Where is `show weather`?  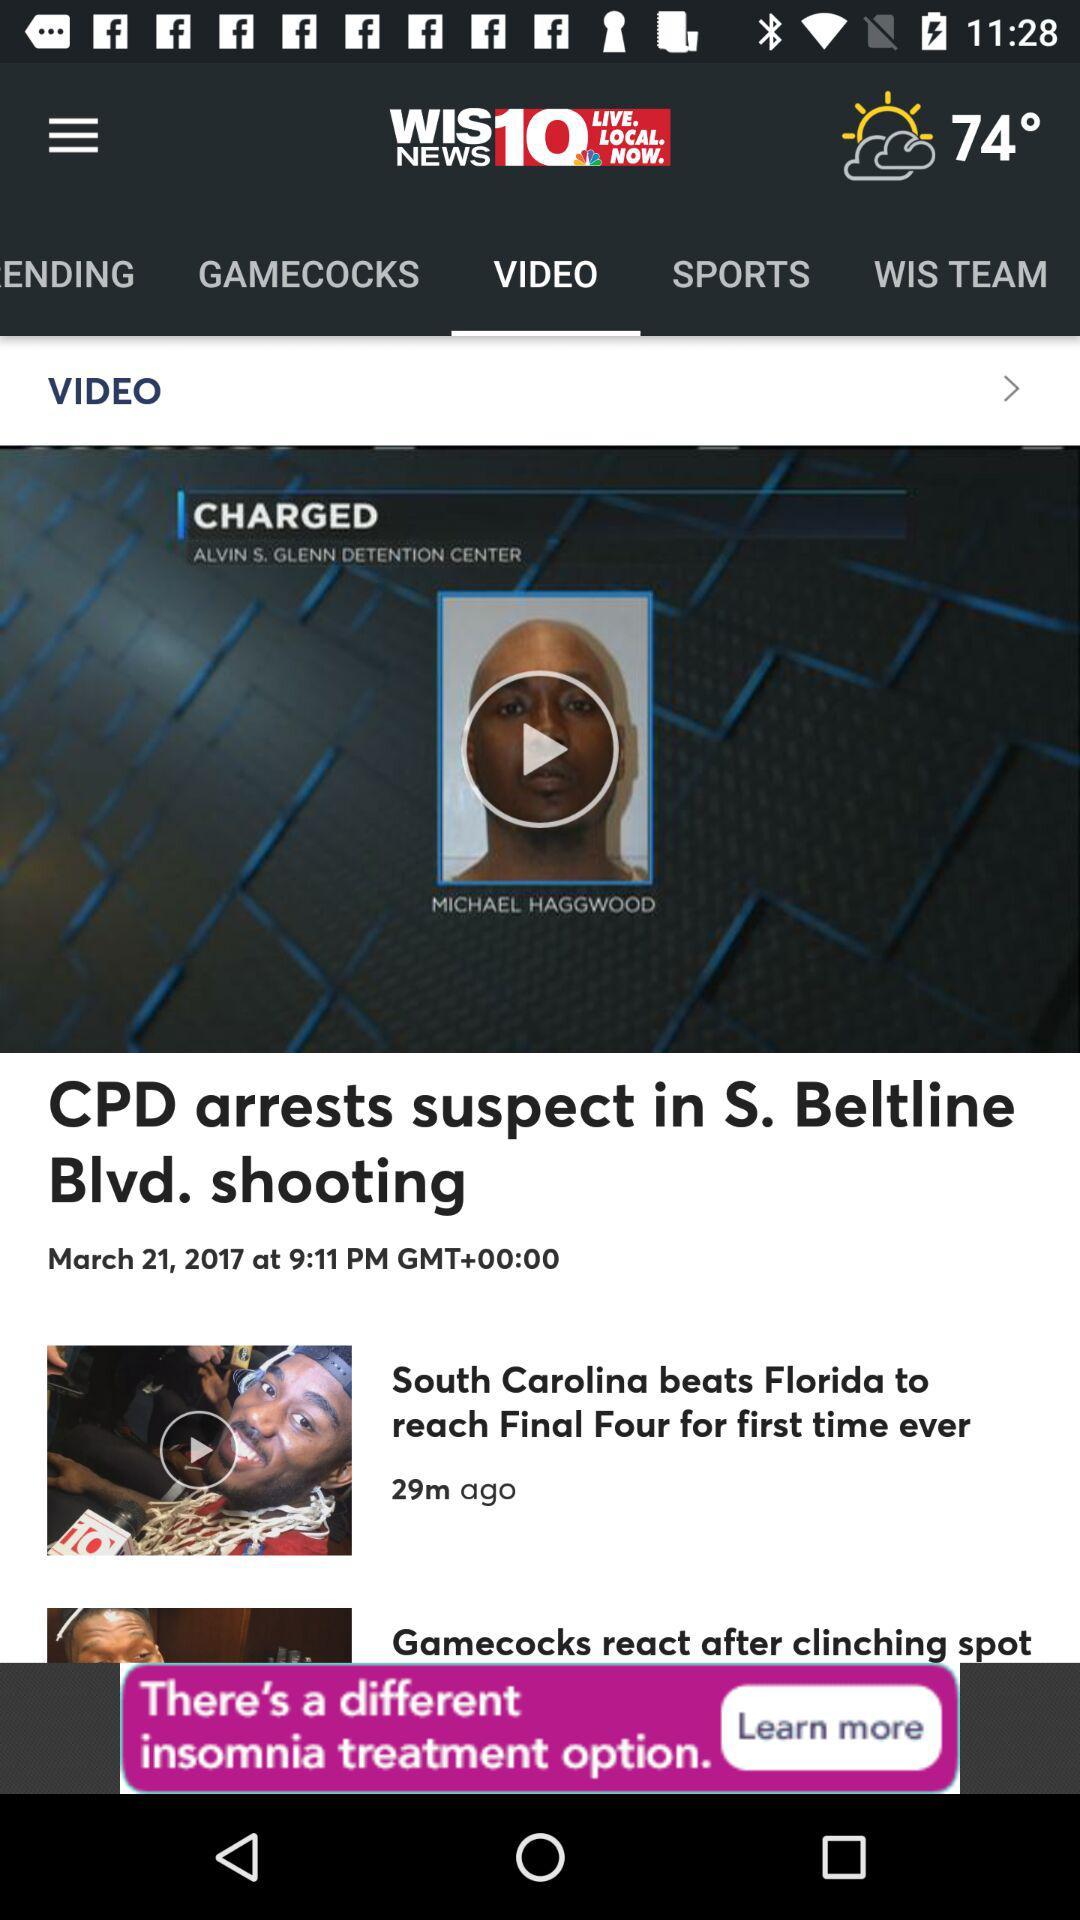 show weather is located at coordinates (886, 135).